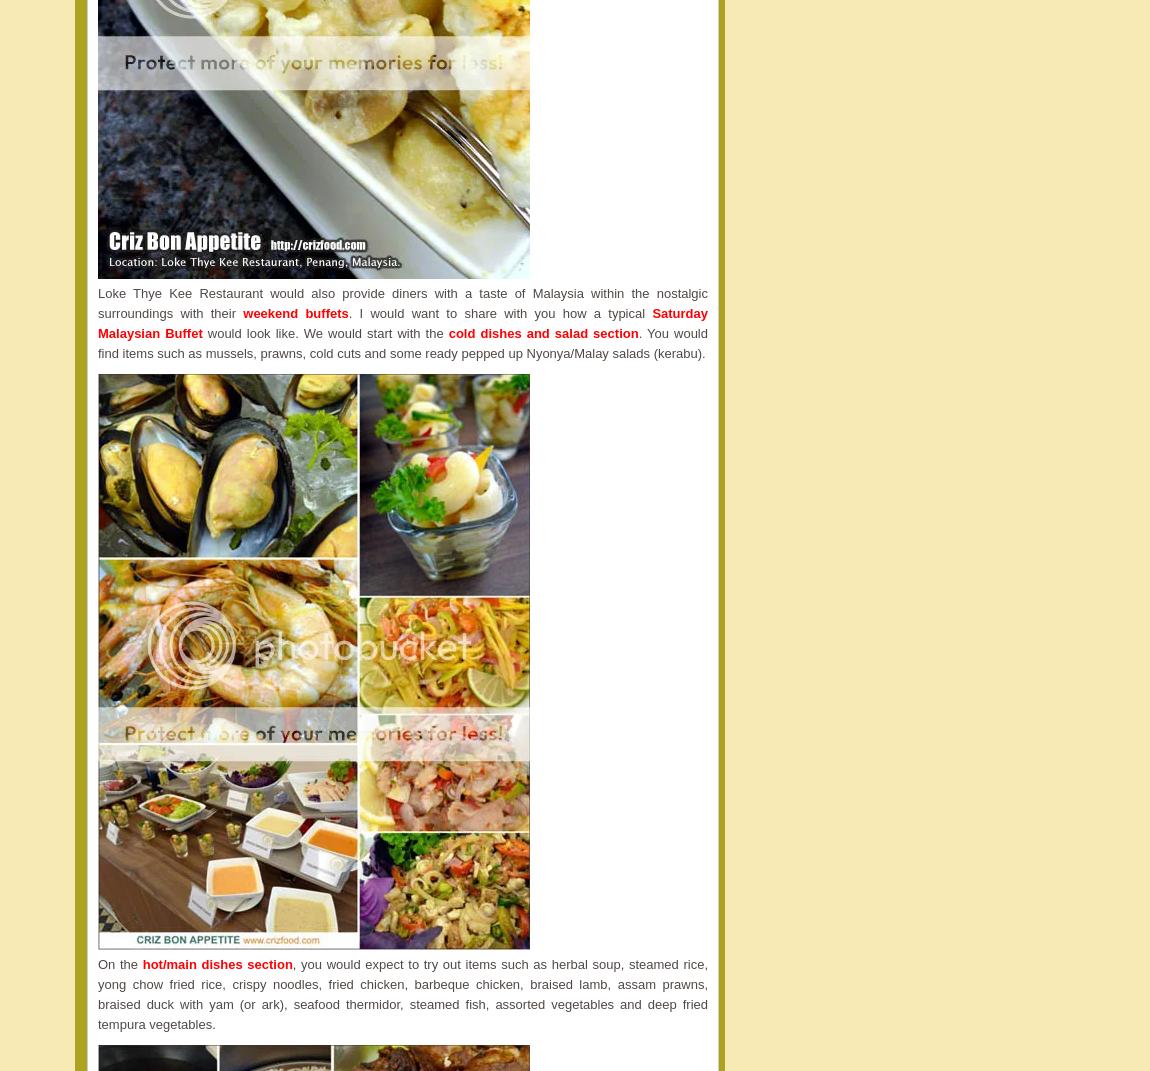 This screenshot has height=1071, width=1150. Describe the element at coordinates (402, 321) in the screenshot. I see `'Saturday Malaysian Buffet'` at that location.